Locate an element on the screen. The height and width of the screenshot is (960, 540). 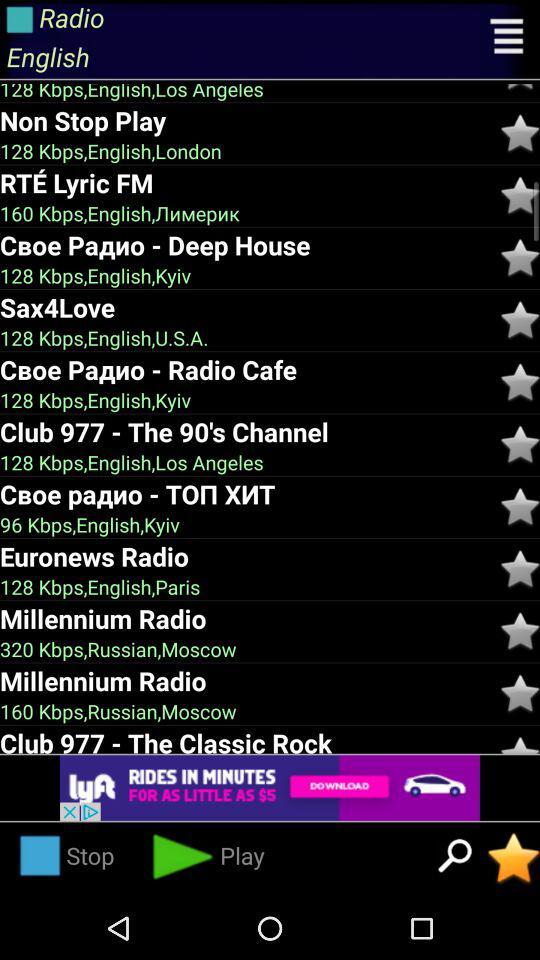
to favorite is located at coordinates (520, 506).